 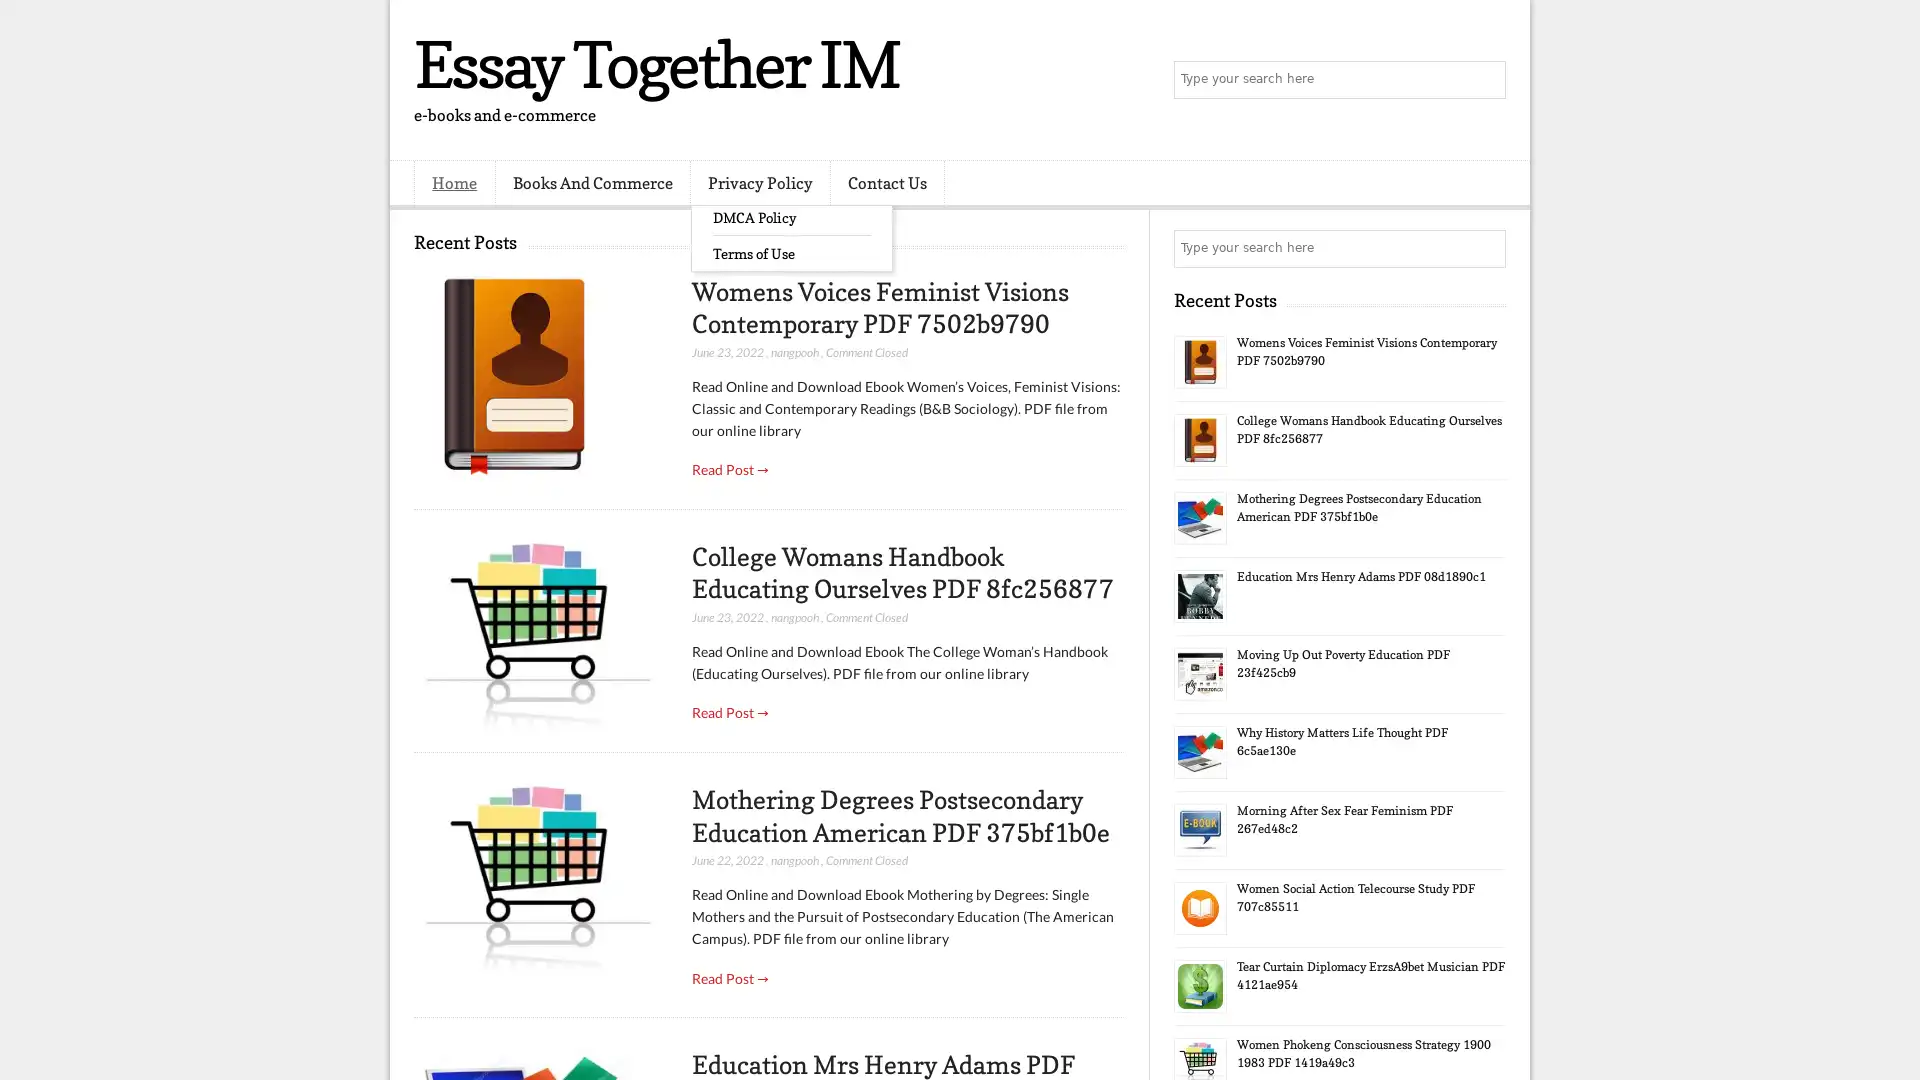 What do you see at coordinates (1485, 80) in the screenshot?
I see `Search` at bounding box center [1485, 80].